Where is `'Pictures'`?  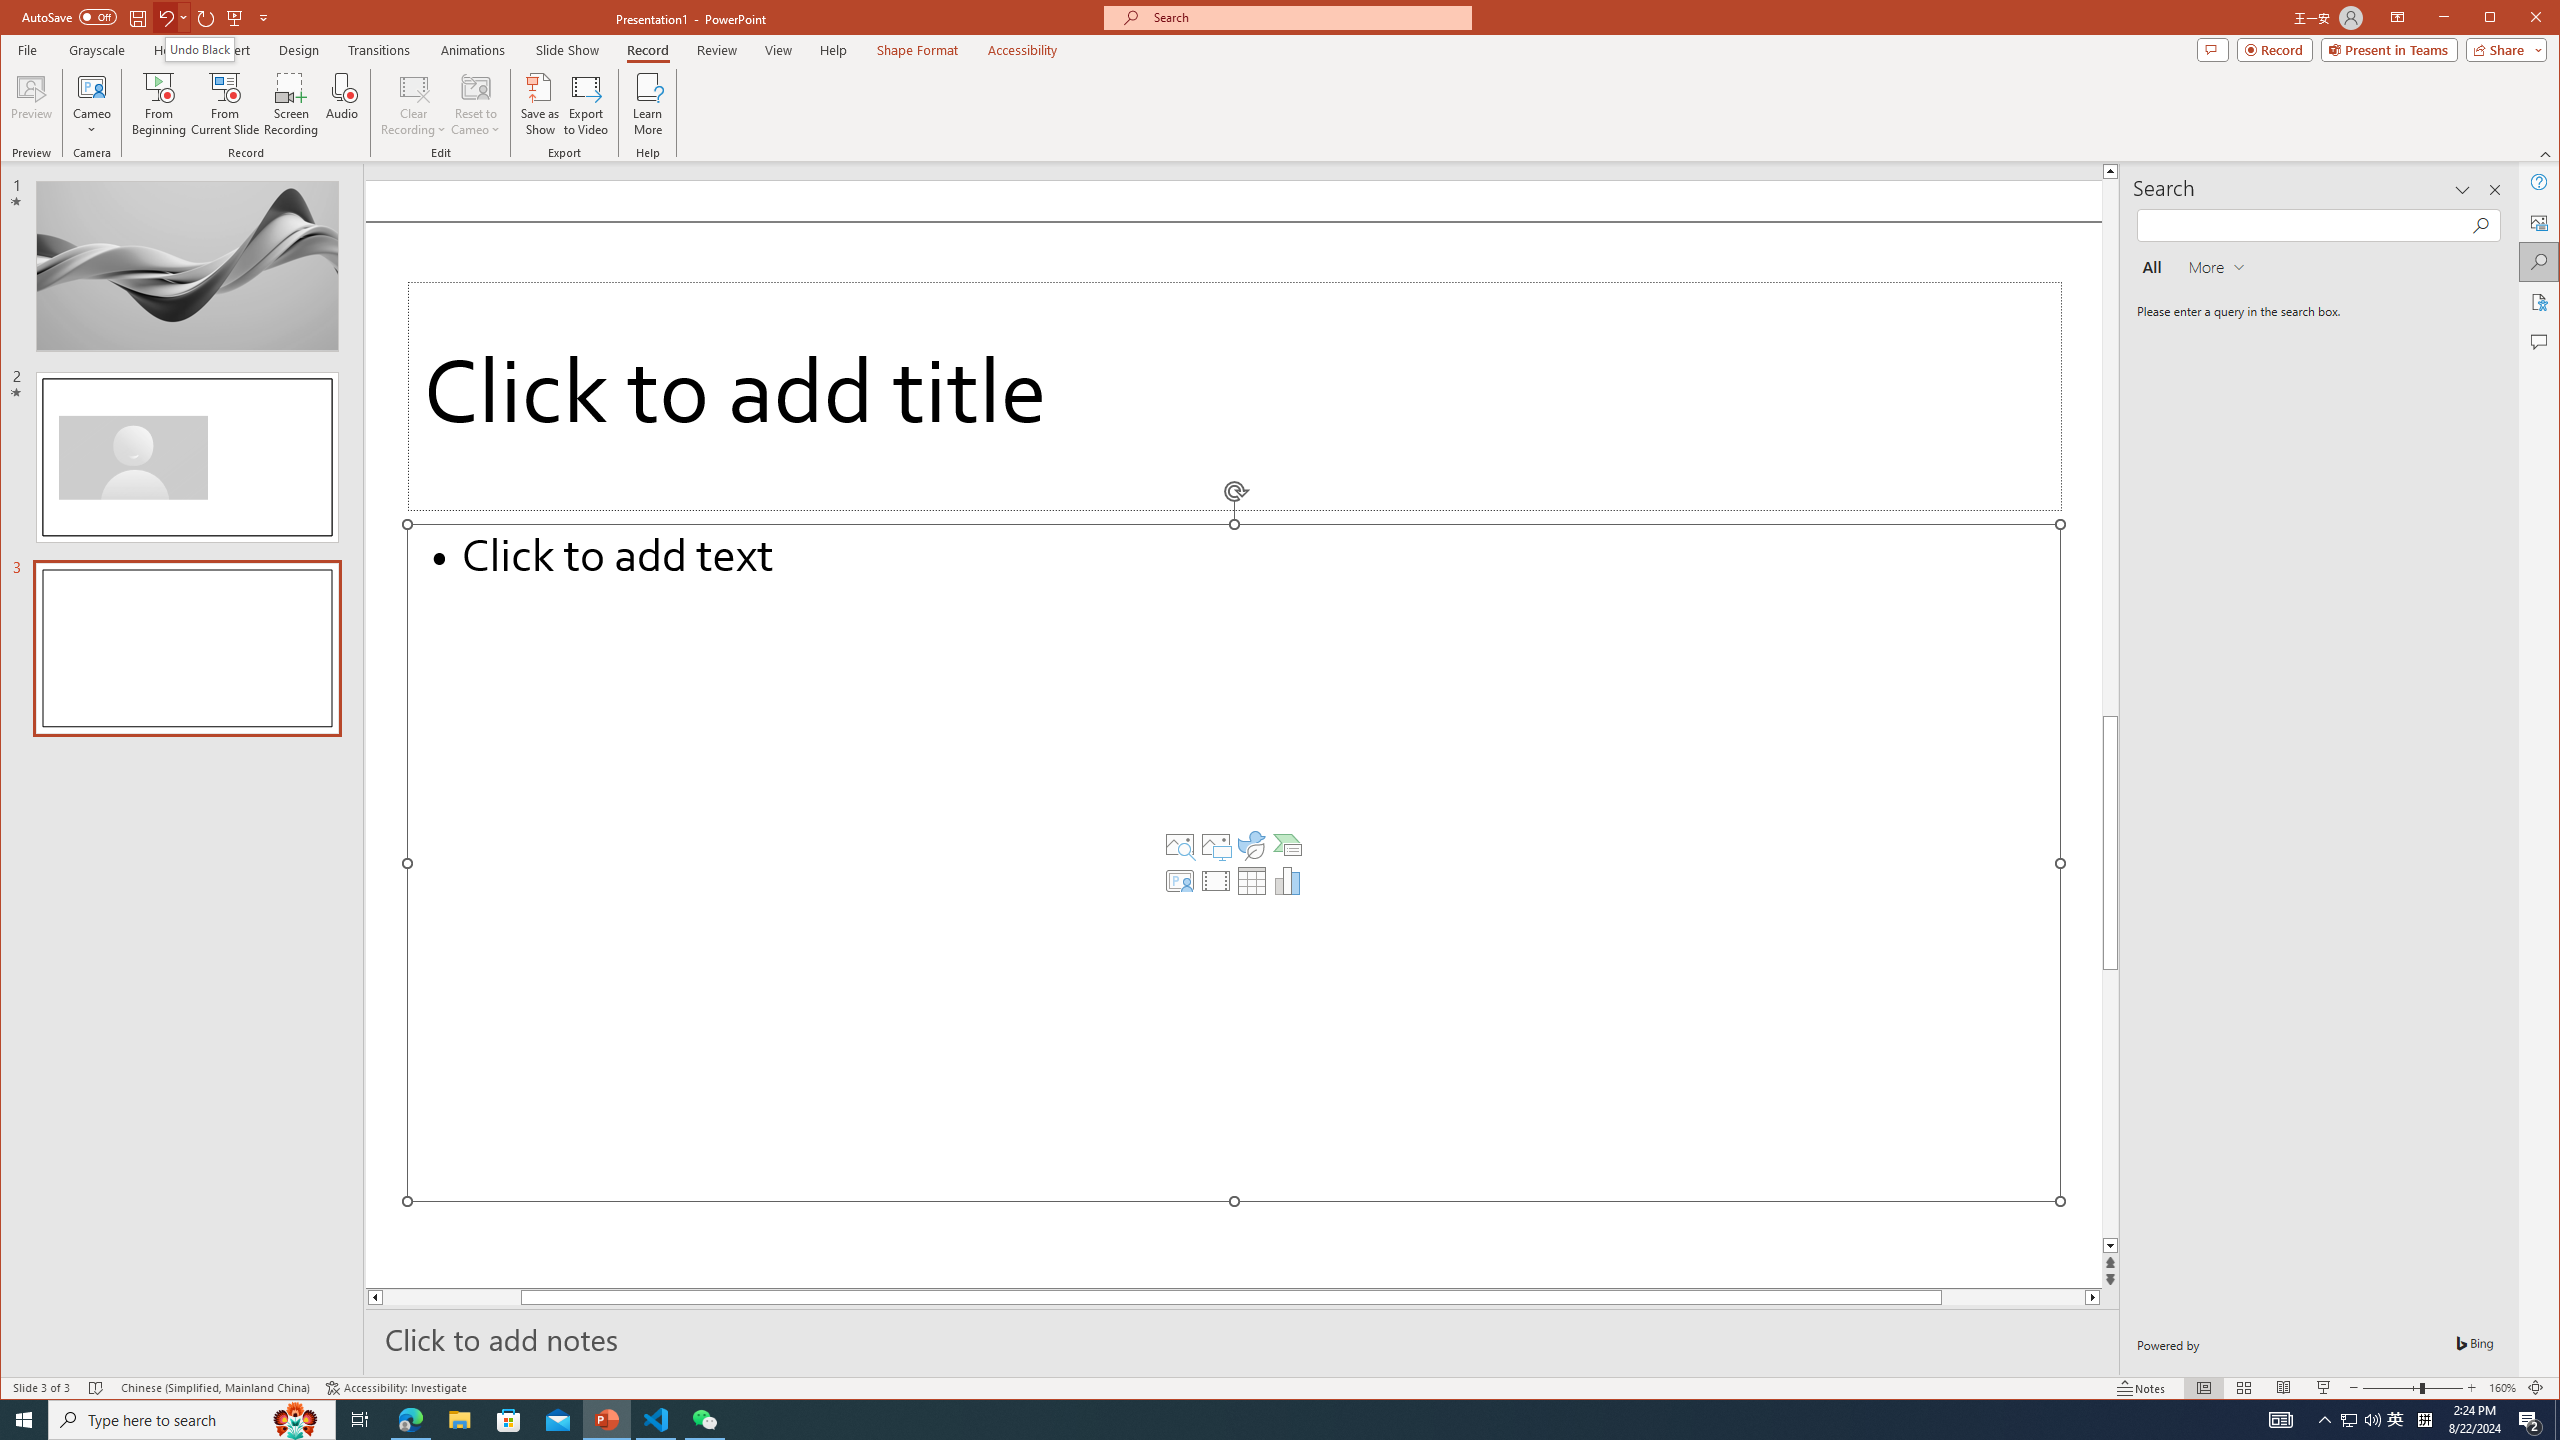
'Pictures' is located at coordinates (1215, 845).